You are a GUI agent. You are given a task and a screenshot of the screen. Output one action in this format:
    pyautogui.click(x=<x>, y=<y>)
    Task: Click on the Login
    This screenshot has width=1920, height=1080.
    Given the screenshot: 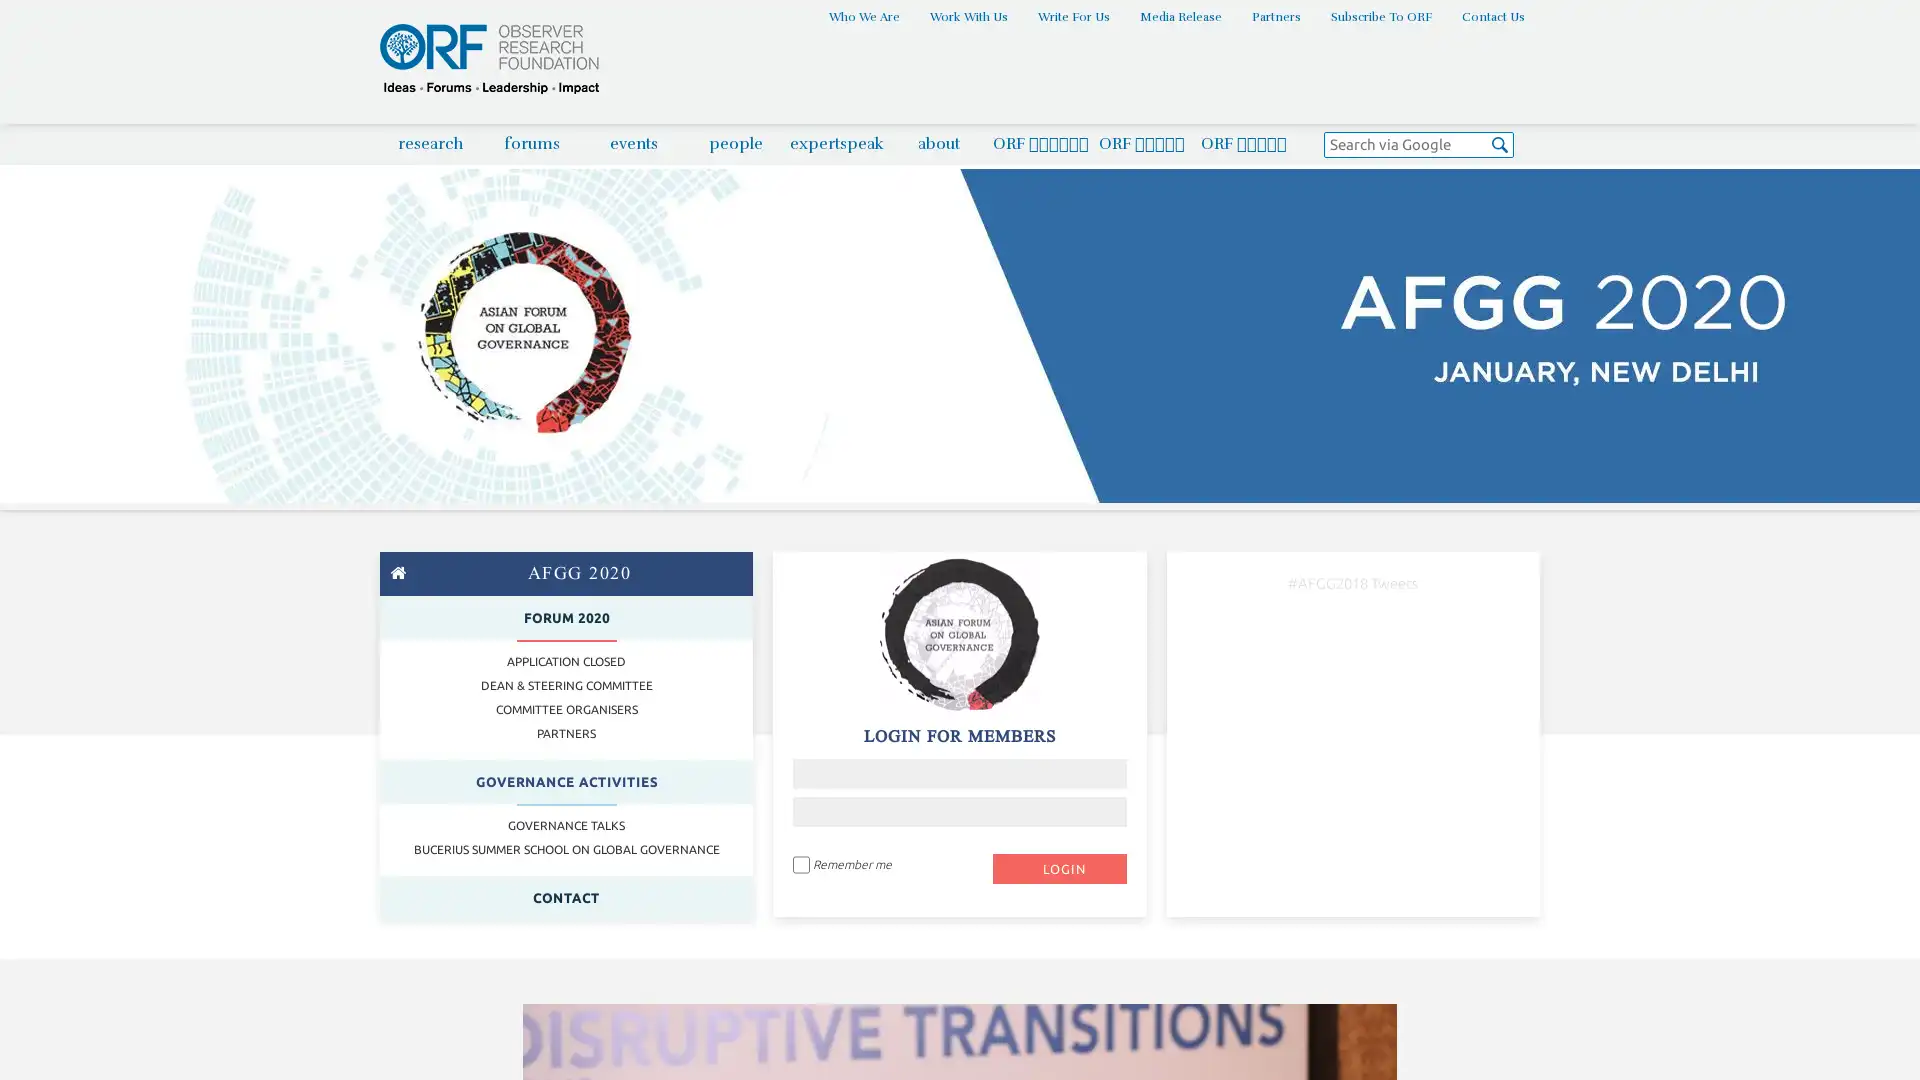 What is the action you would take?
    pyautogui.click(x=1058, y=866)
    